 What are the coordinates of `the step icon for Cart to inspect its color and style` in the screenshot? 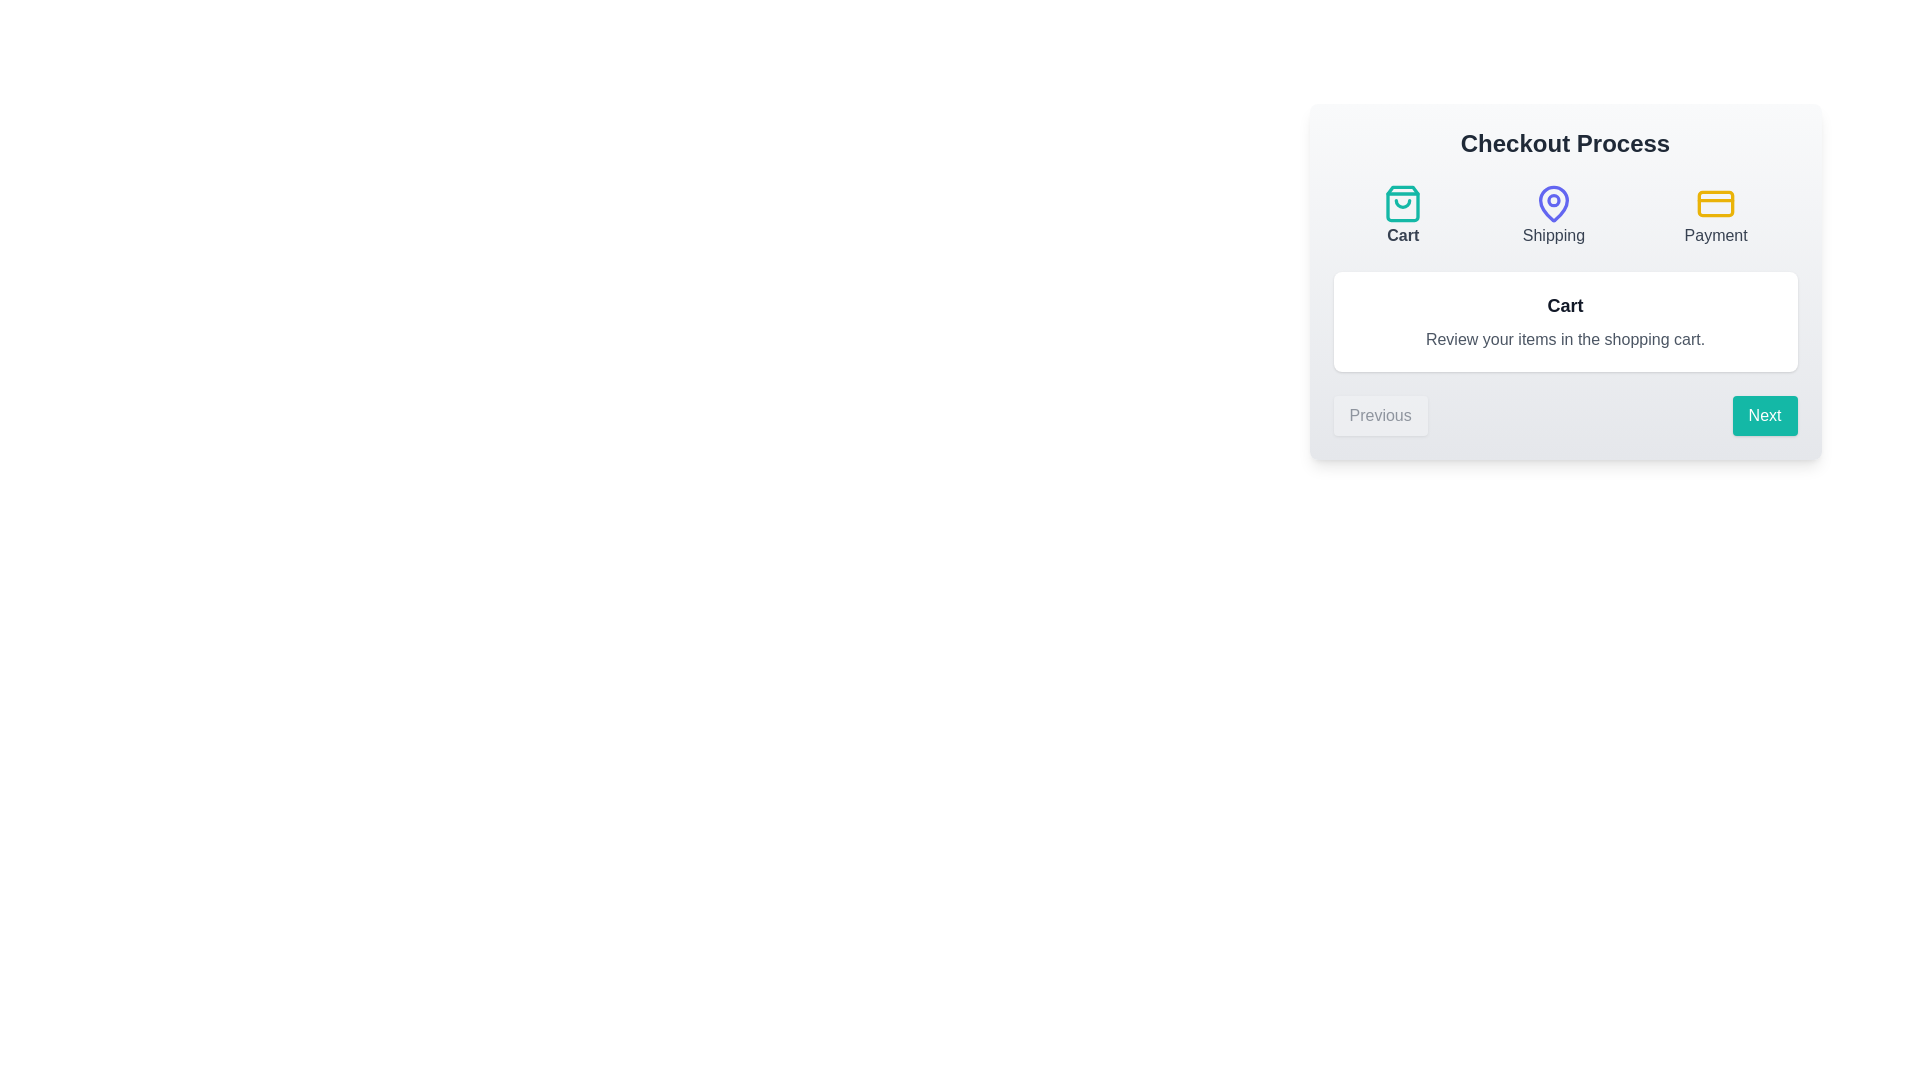 It's located at (1402, 216).